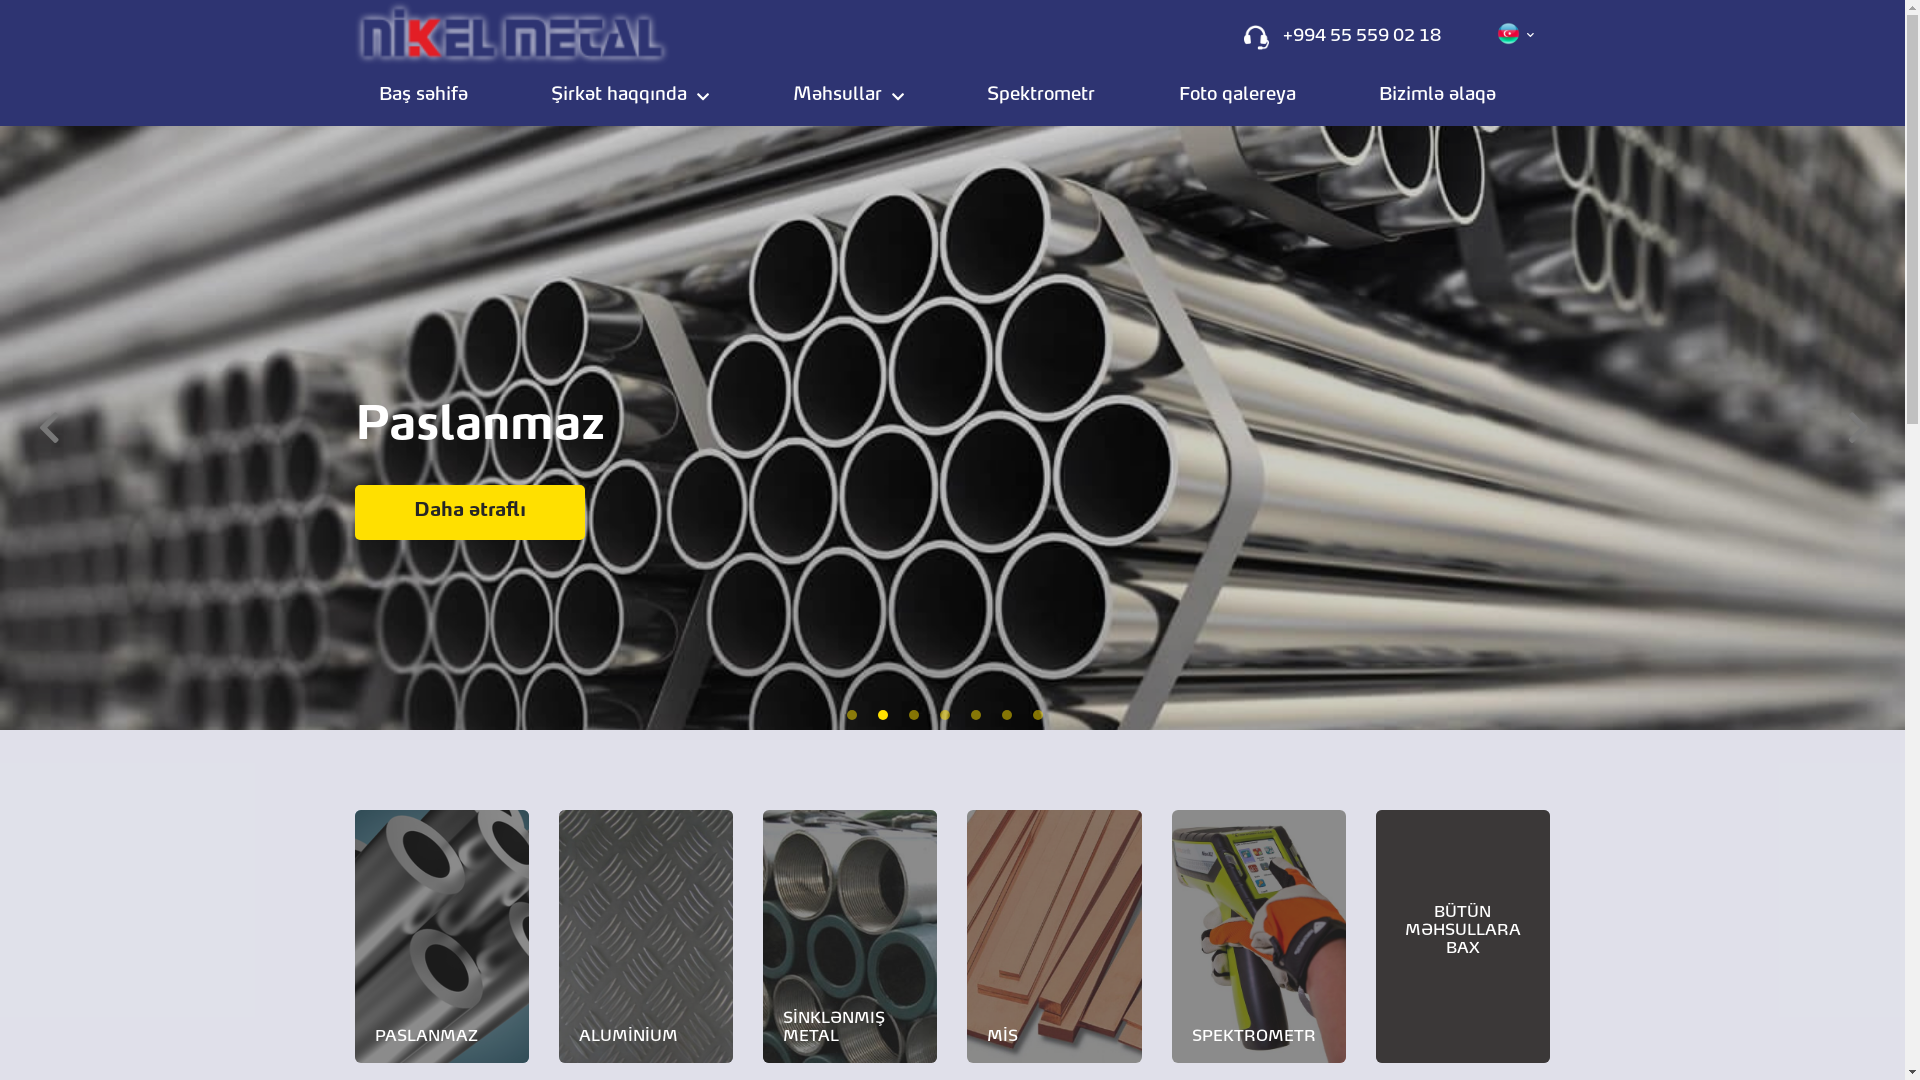 The width and height of the screenshot is (1920, 1080). I want to click on 'SPEKTROMETR', so click(1257, 936).